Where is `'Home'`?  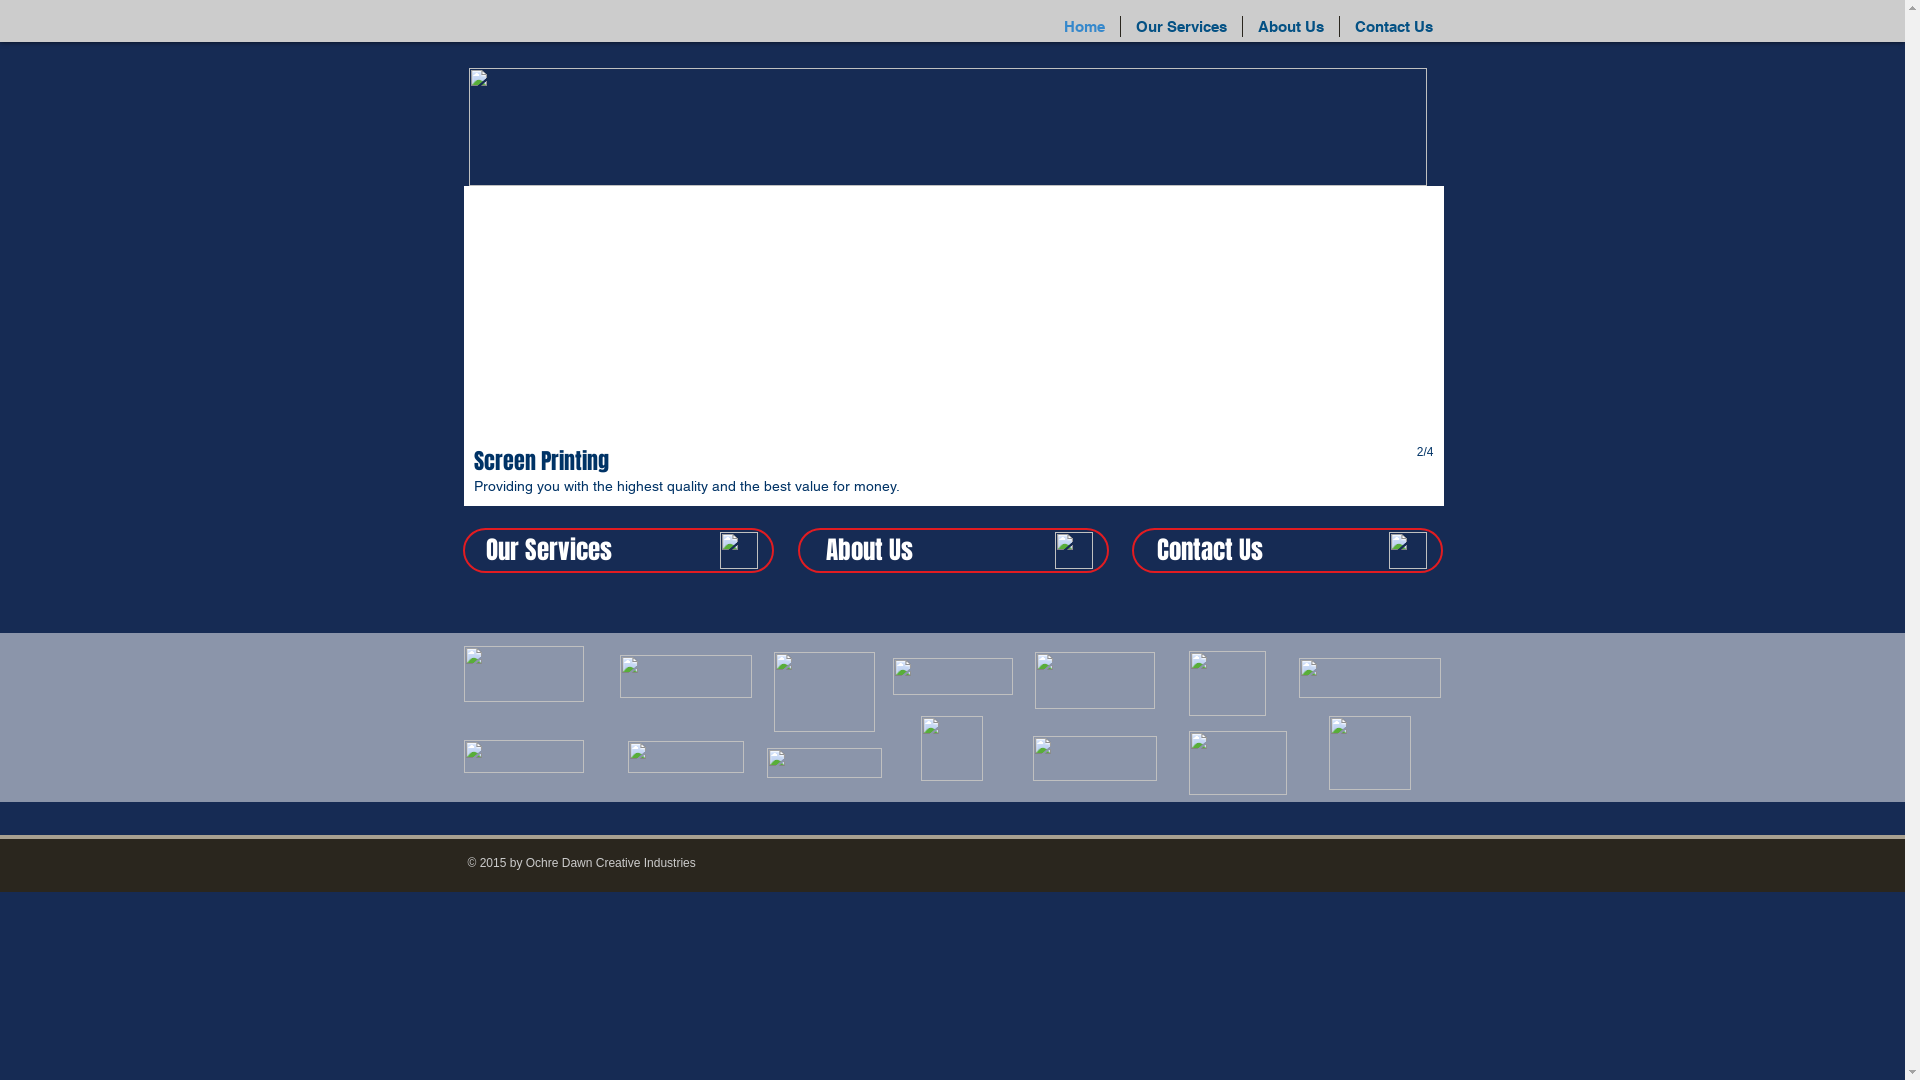 'Home' is located at coordinates (1083, 26).